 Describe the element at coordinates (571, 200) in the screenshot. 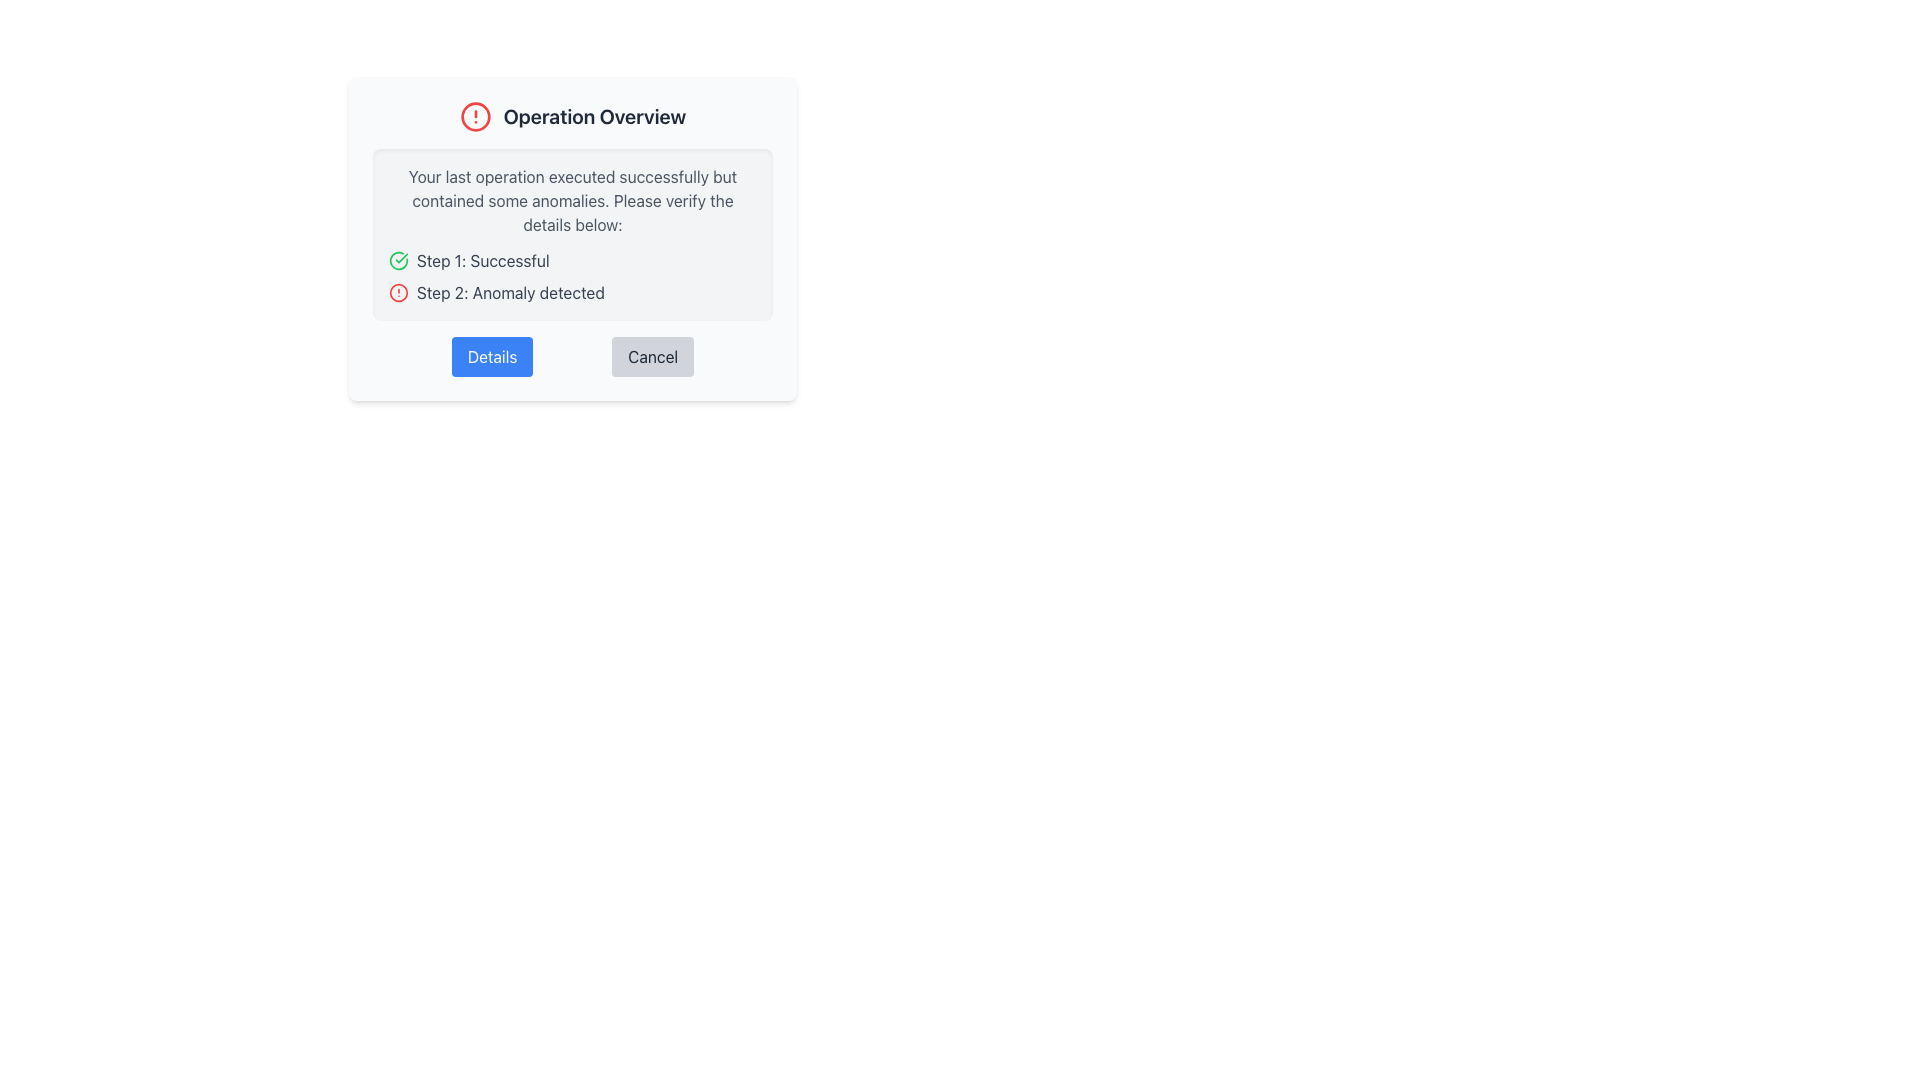

I see `the Static Text Display that states 'Your last operation executed successfully but contained some anomalies. Please verify the details below:' which is positioned below the title 'Operation Overview'` at that location.